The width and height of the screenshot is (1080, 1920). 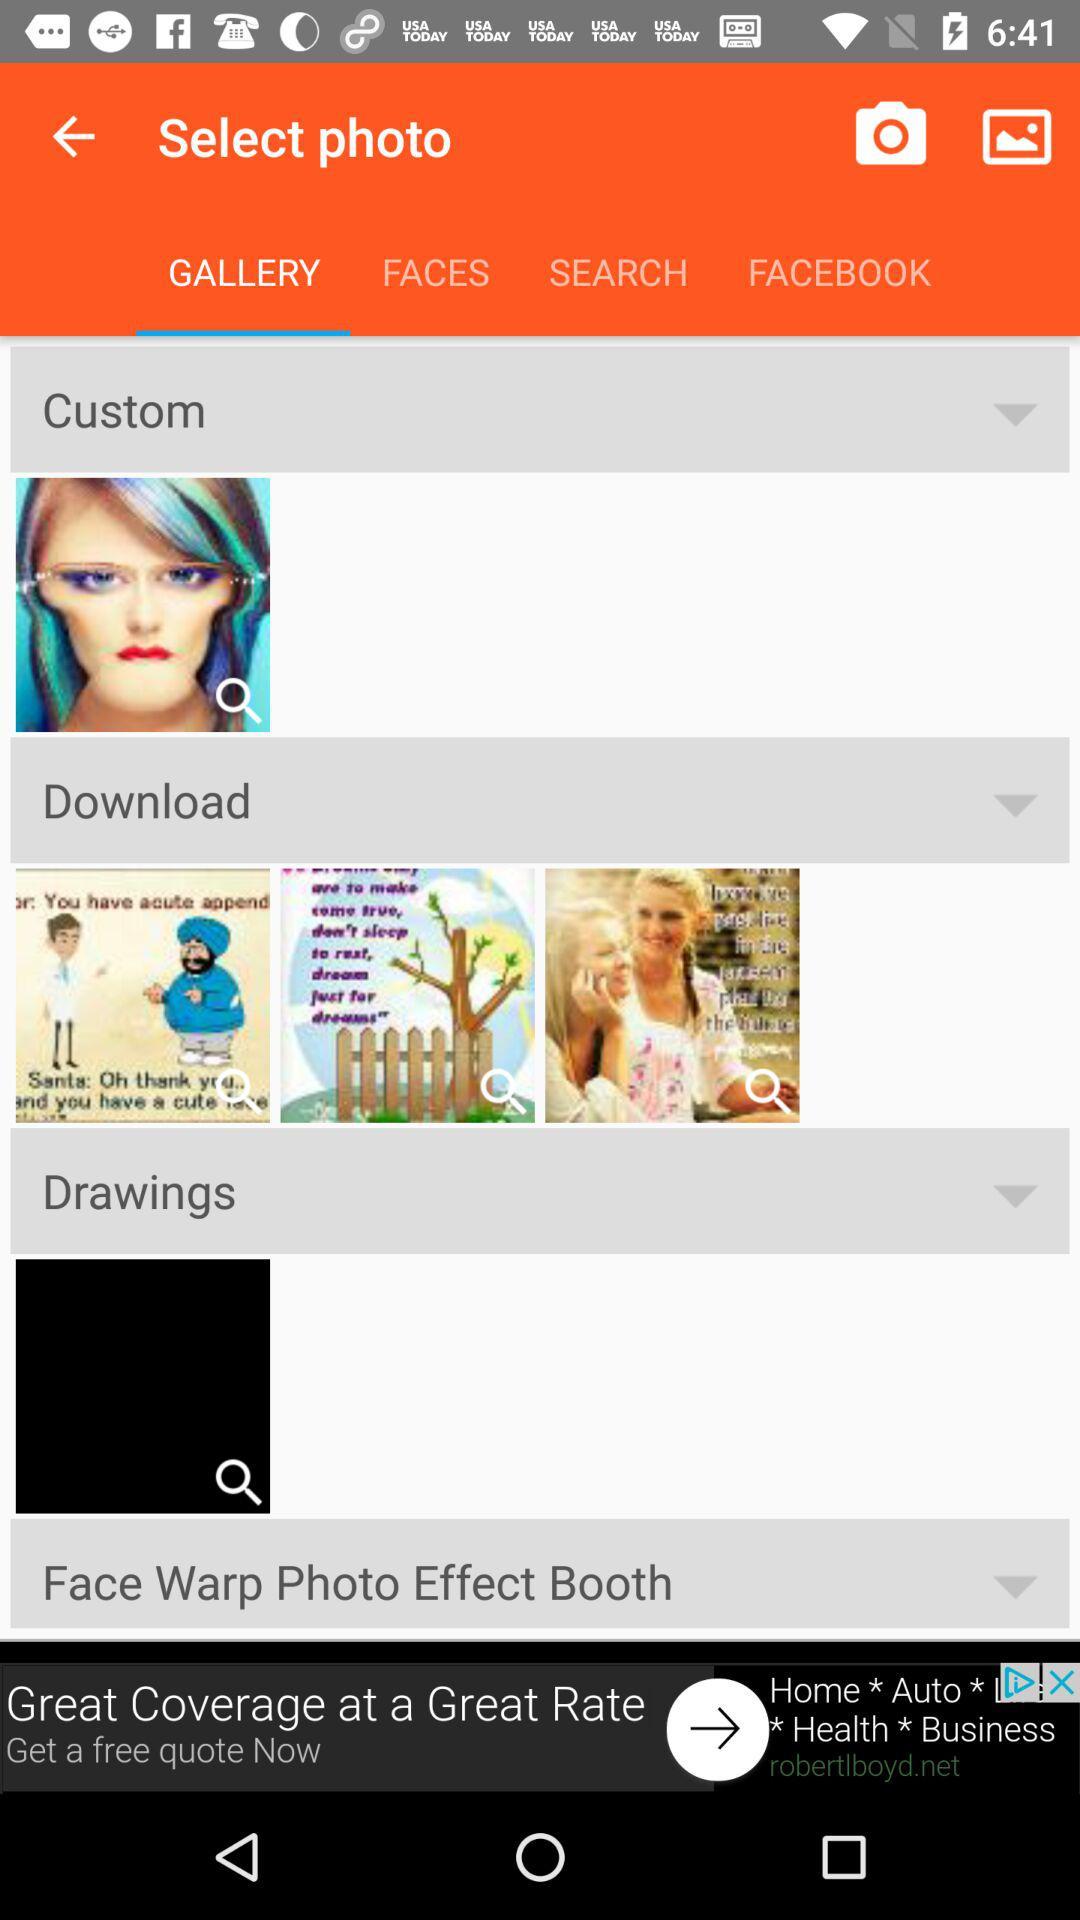 What do you see at coordinates (237, 1090) in the screenshot?
I see `the picture and zoom` at bounding box center [237, 1090].